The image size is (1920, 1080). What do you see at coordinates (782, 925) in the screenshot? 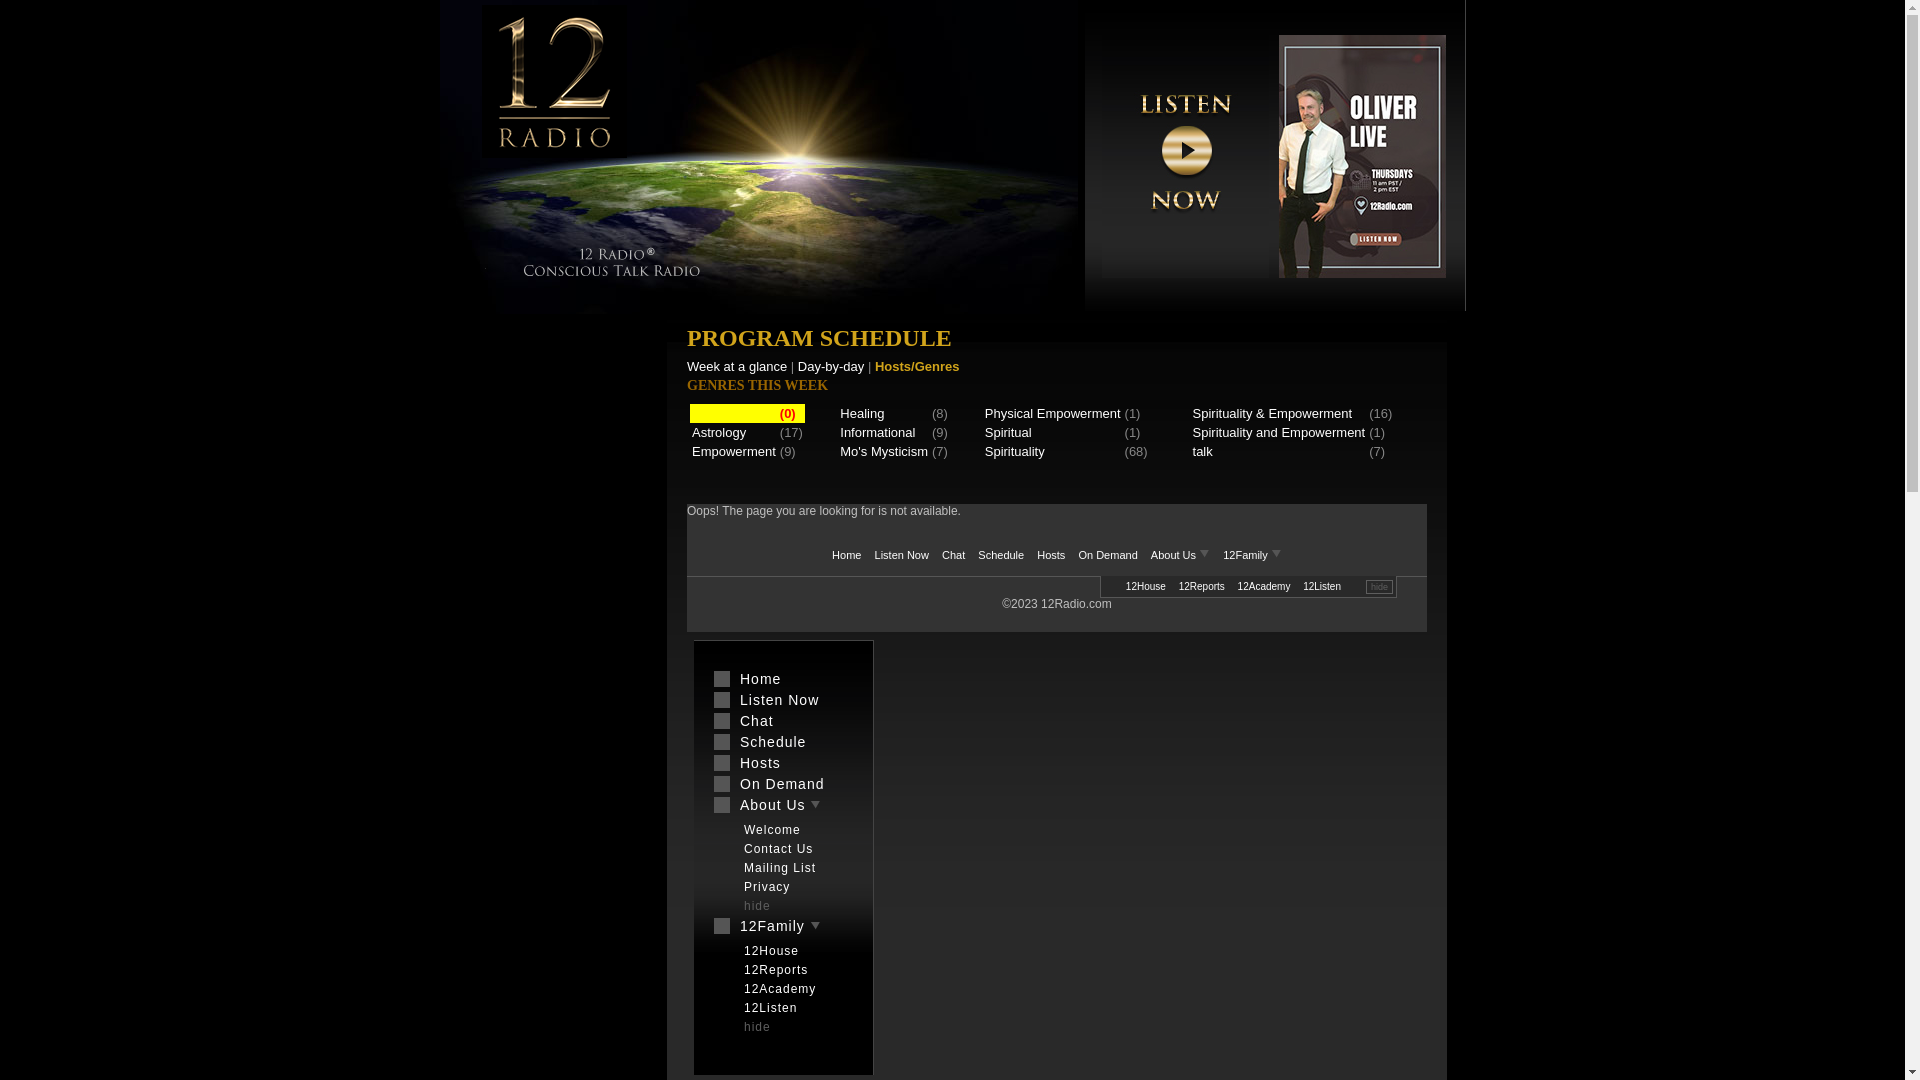
I see `'12Family'` at bounding box center [782, 925].